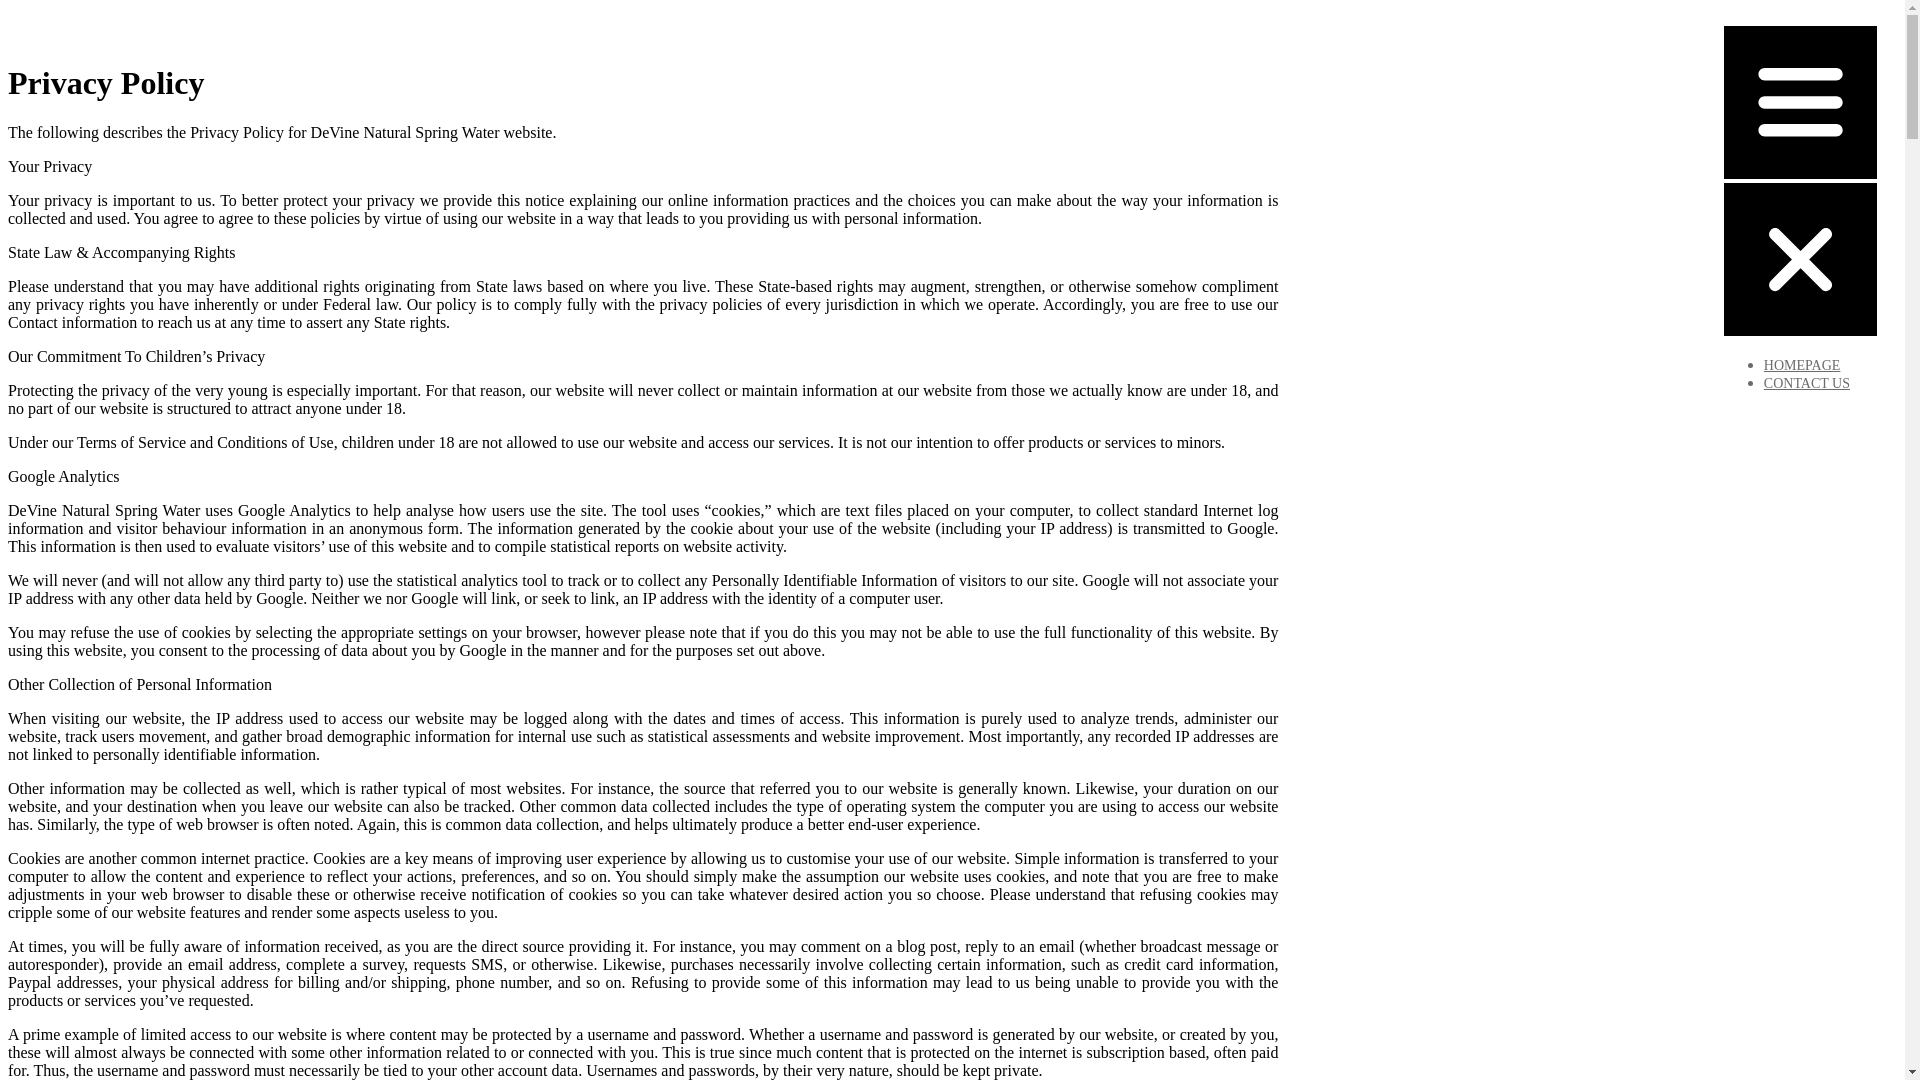 Image resolution: width=1920 pixels, height=1080 pixels. Describe the element at coordinates (1802, 365) in the screenshot. I see `'HOMEPAGE'` at that location.